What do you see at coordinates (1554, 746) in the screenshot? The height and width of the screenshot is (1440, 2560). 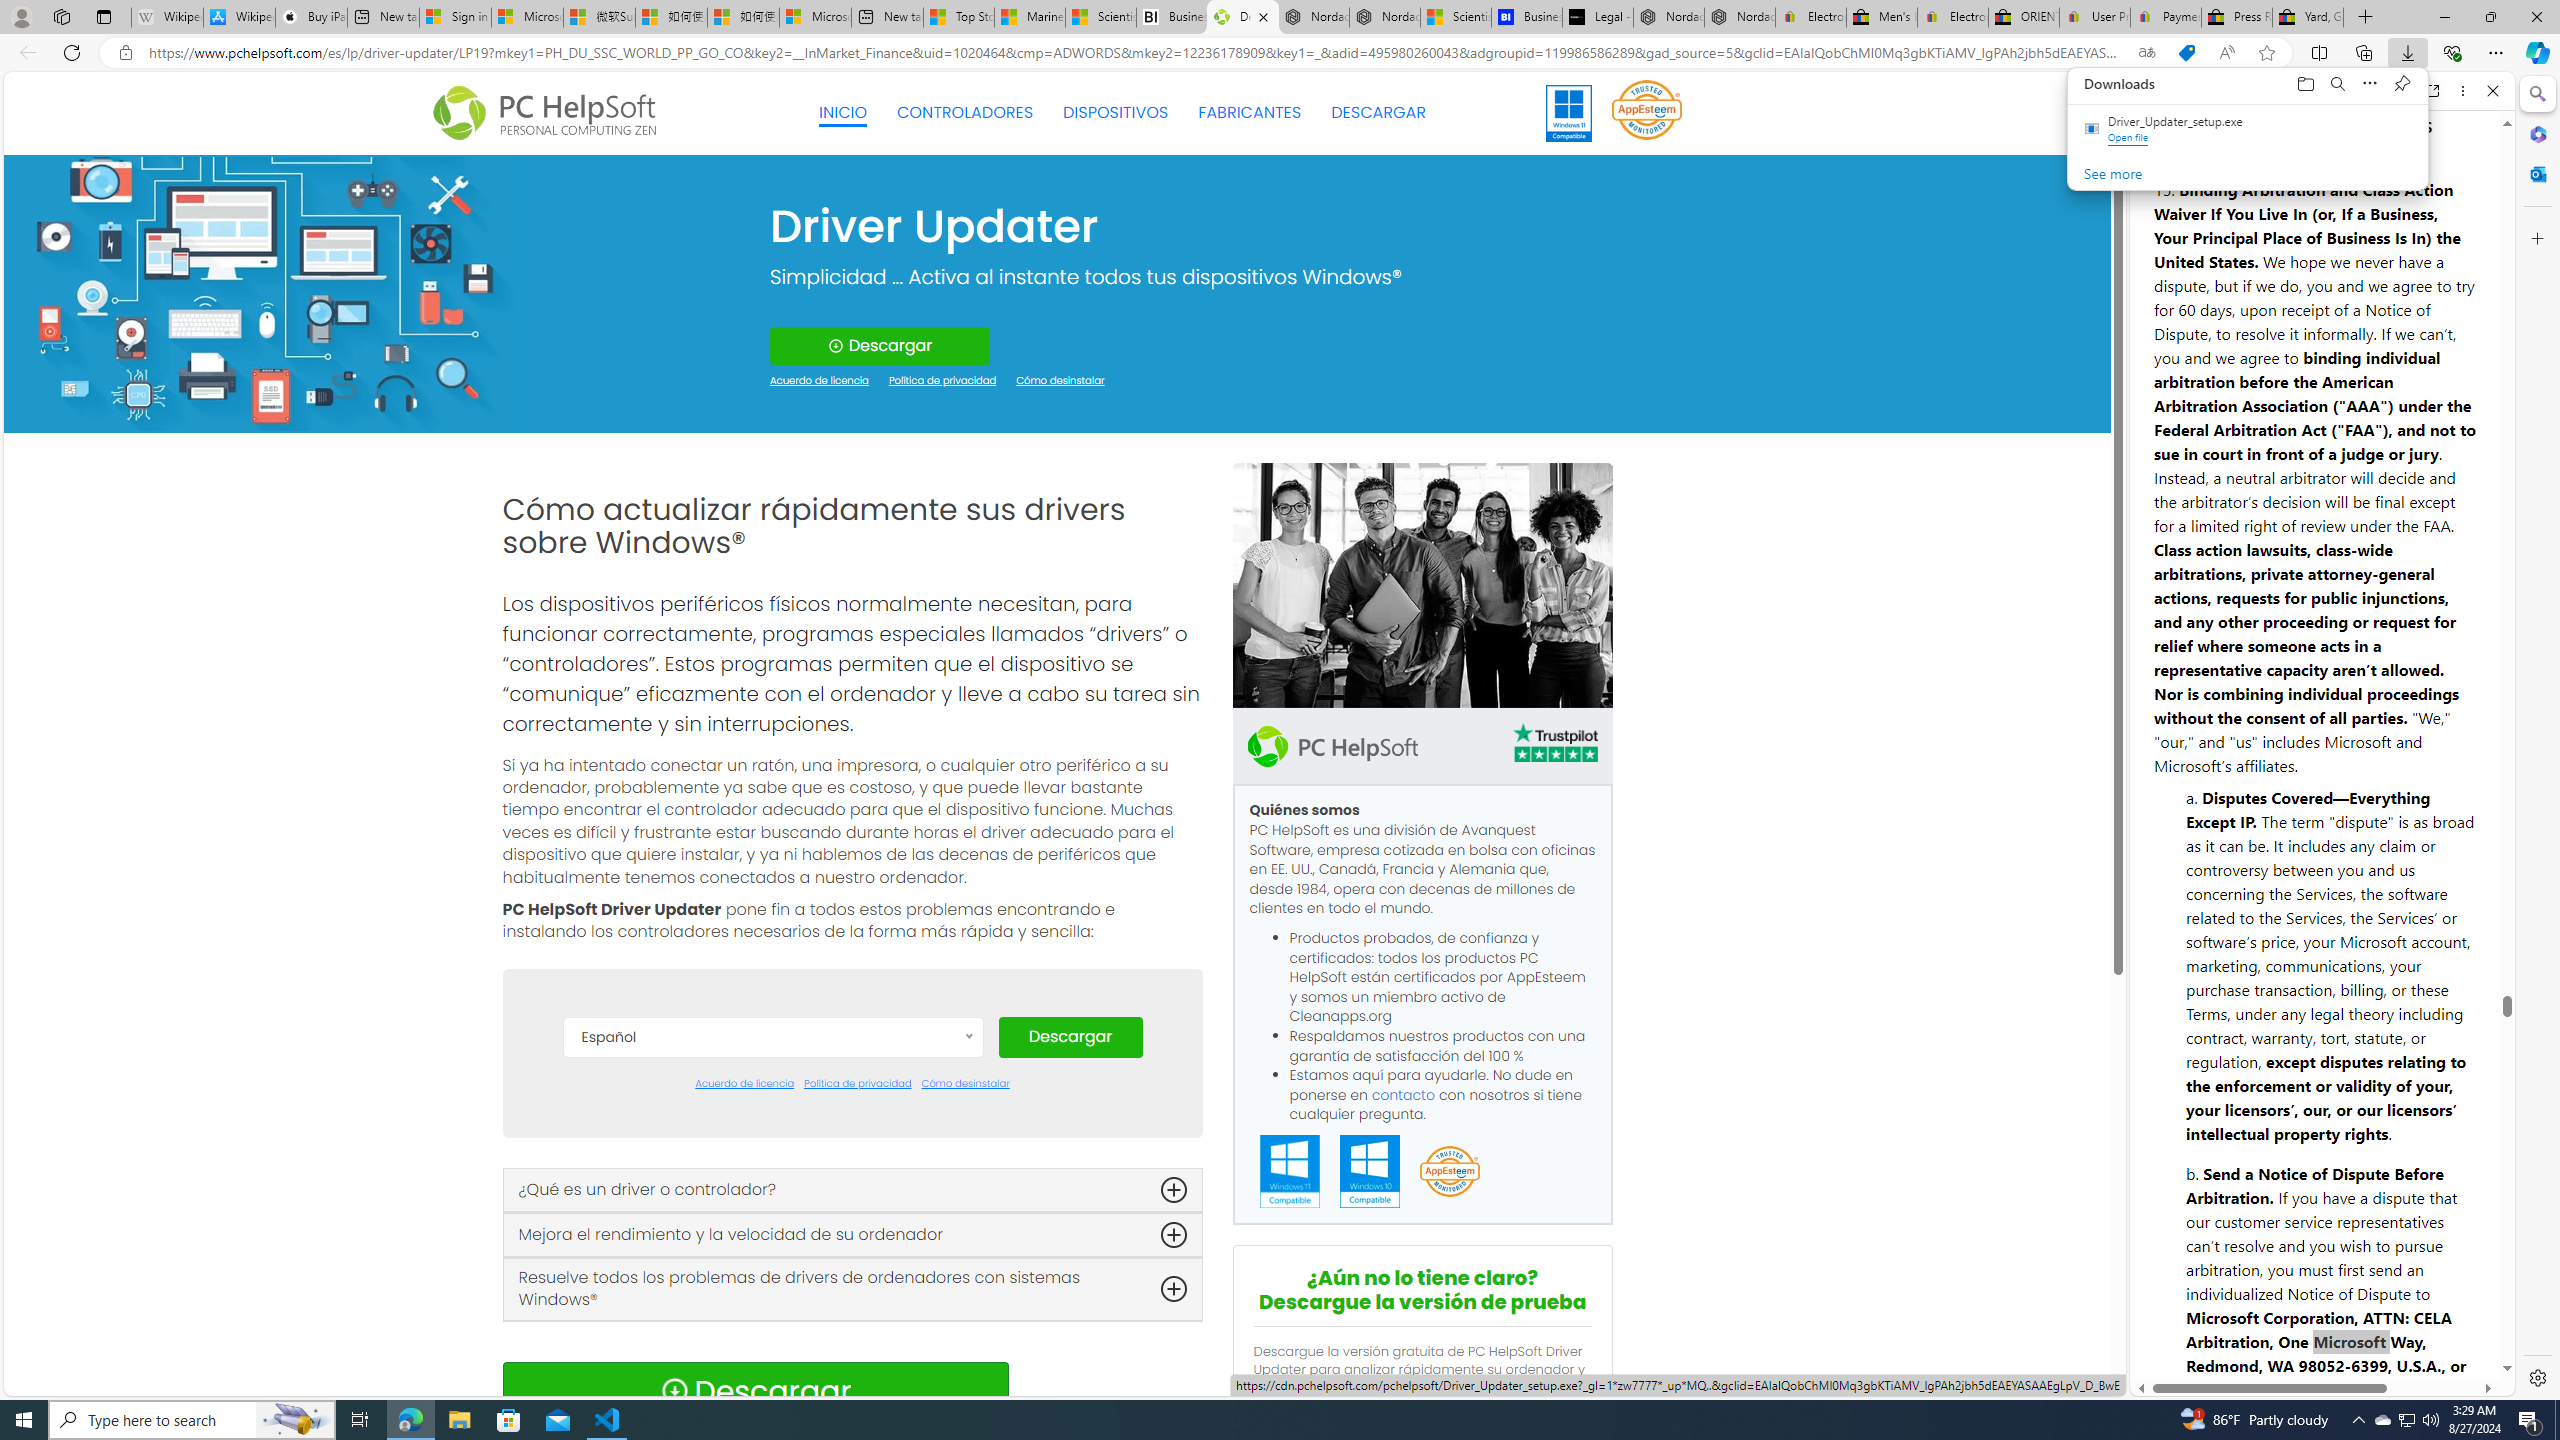 I see `'TrustPilot'` at bounding box center [1554, 746].